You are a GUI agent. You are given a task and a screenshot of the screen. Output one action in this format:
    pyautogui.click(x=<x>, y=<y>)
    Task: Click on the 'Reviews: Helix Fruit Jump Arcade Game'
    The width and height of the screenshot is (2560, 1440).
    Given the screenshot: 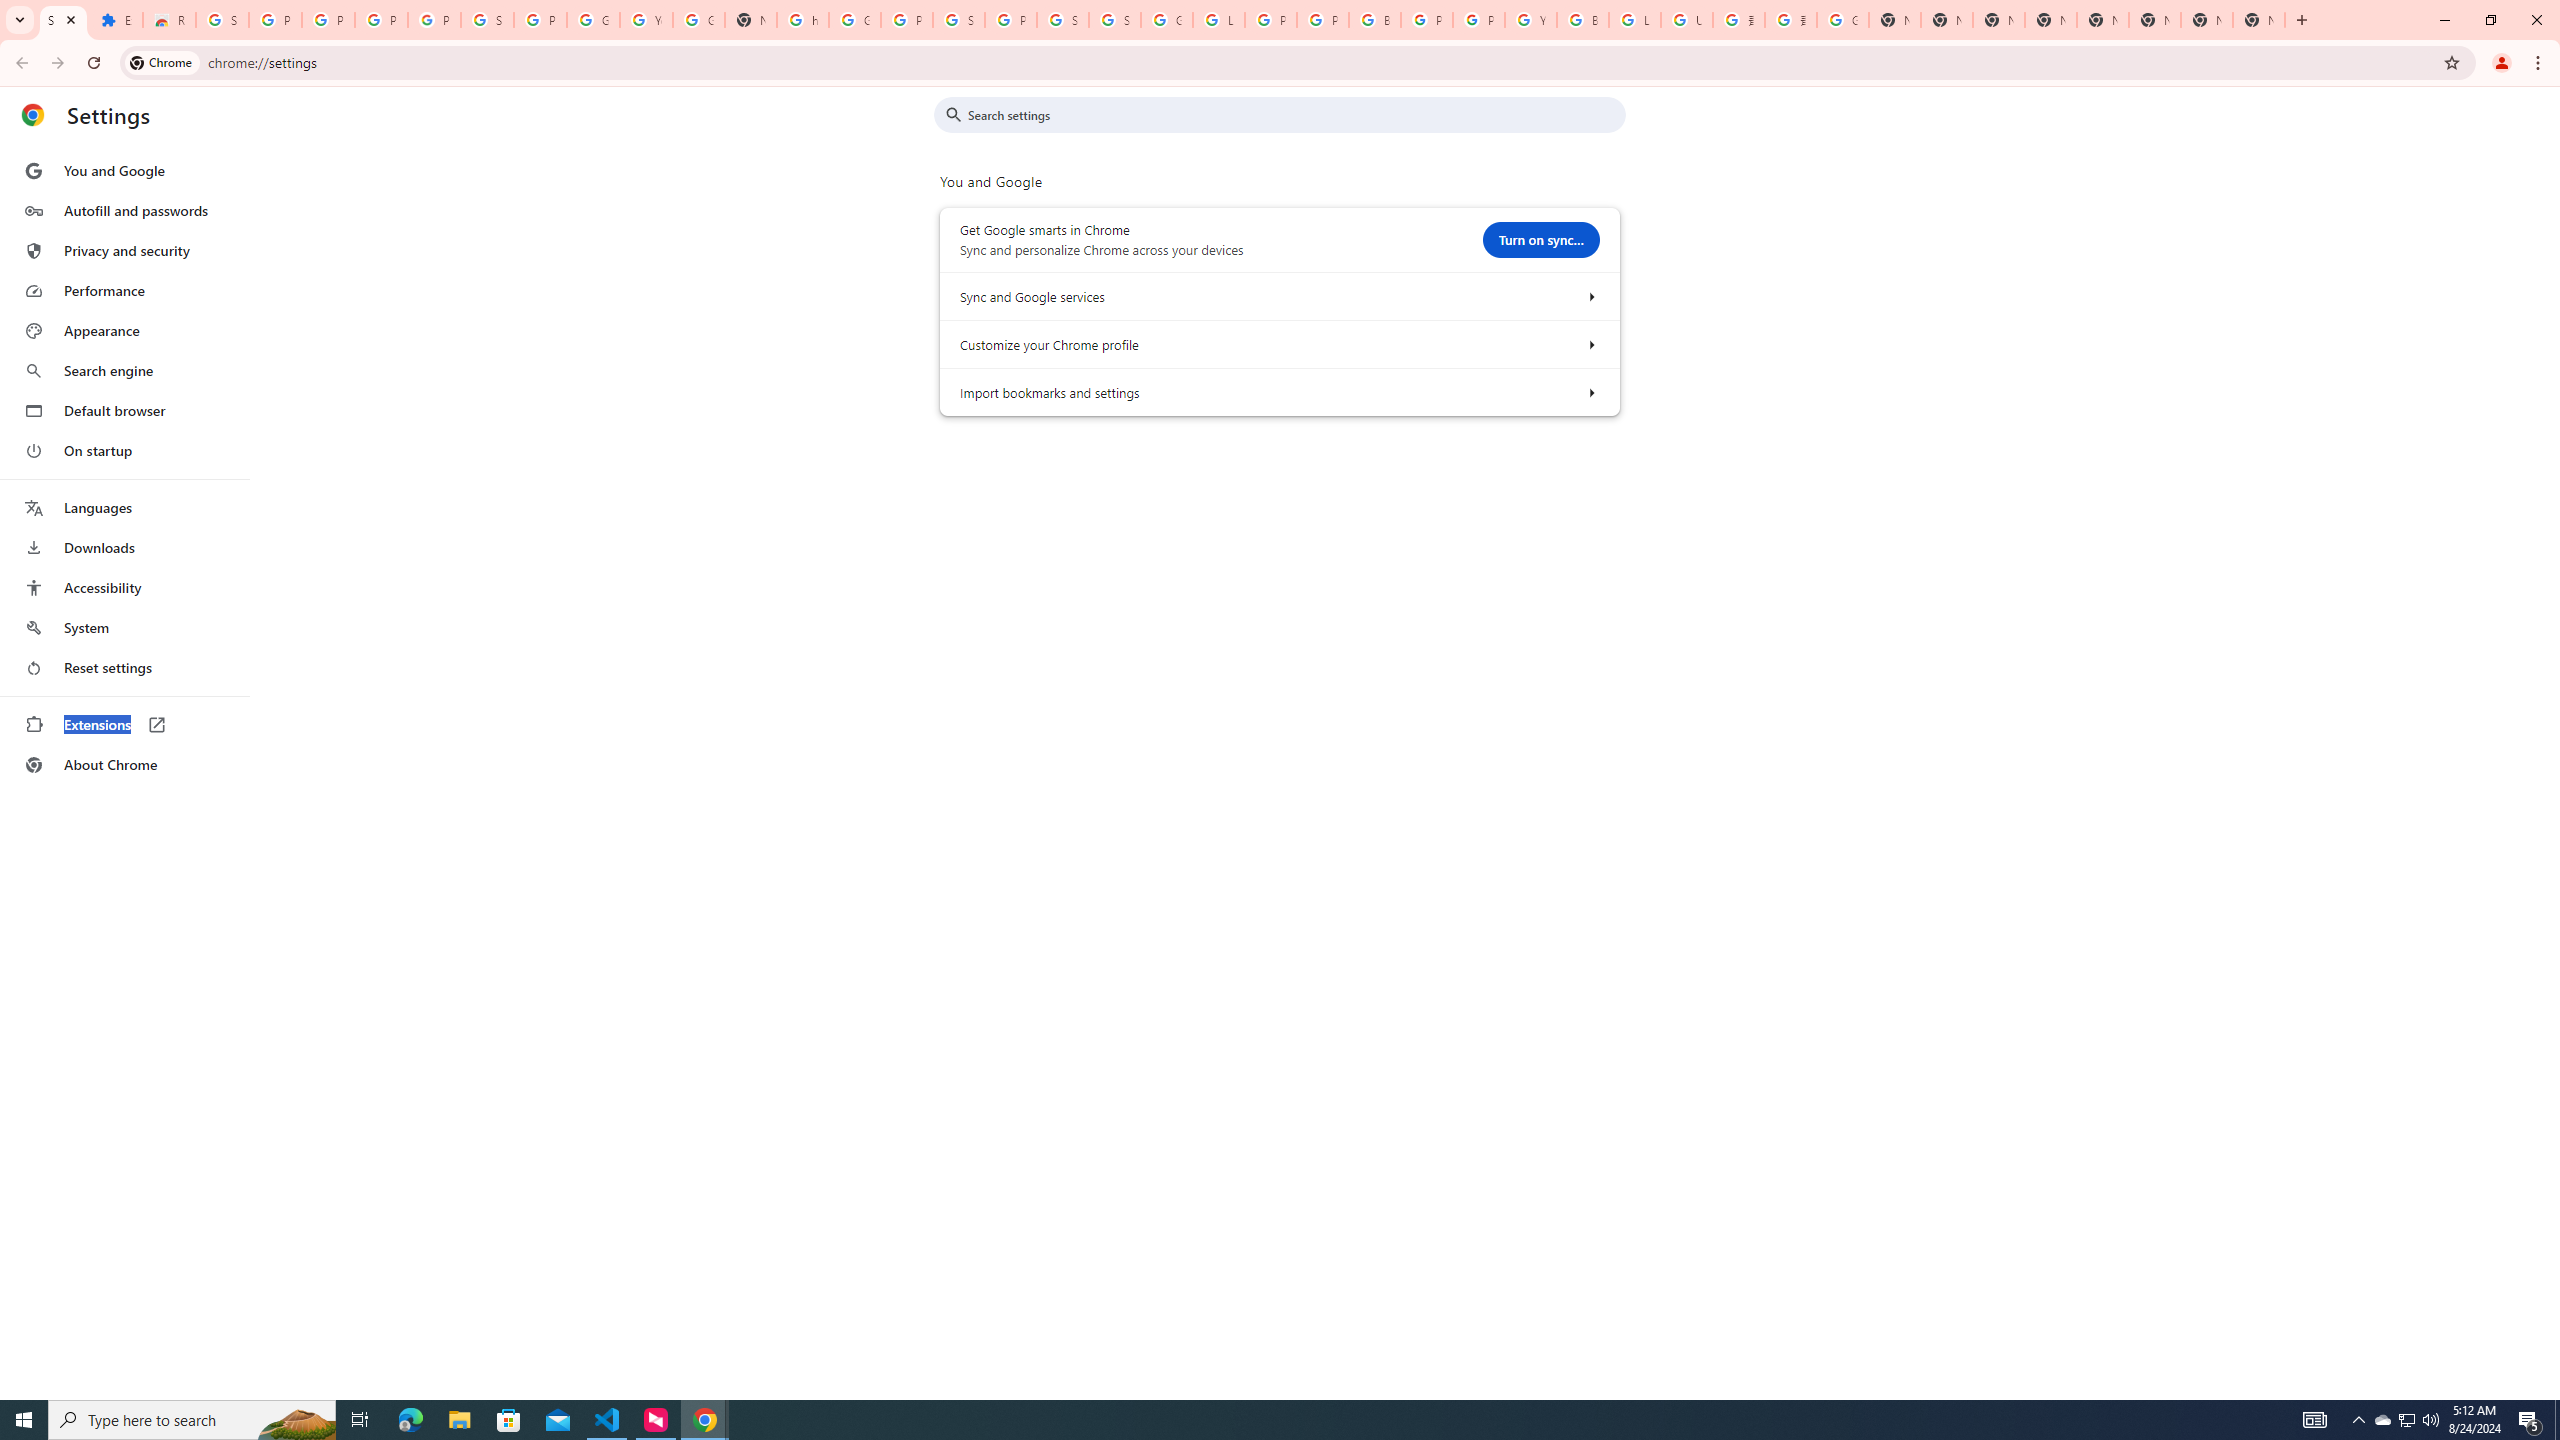 What is the action you would take?
    pyautogui.click(x=167, y=19)
    